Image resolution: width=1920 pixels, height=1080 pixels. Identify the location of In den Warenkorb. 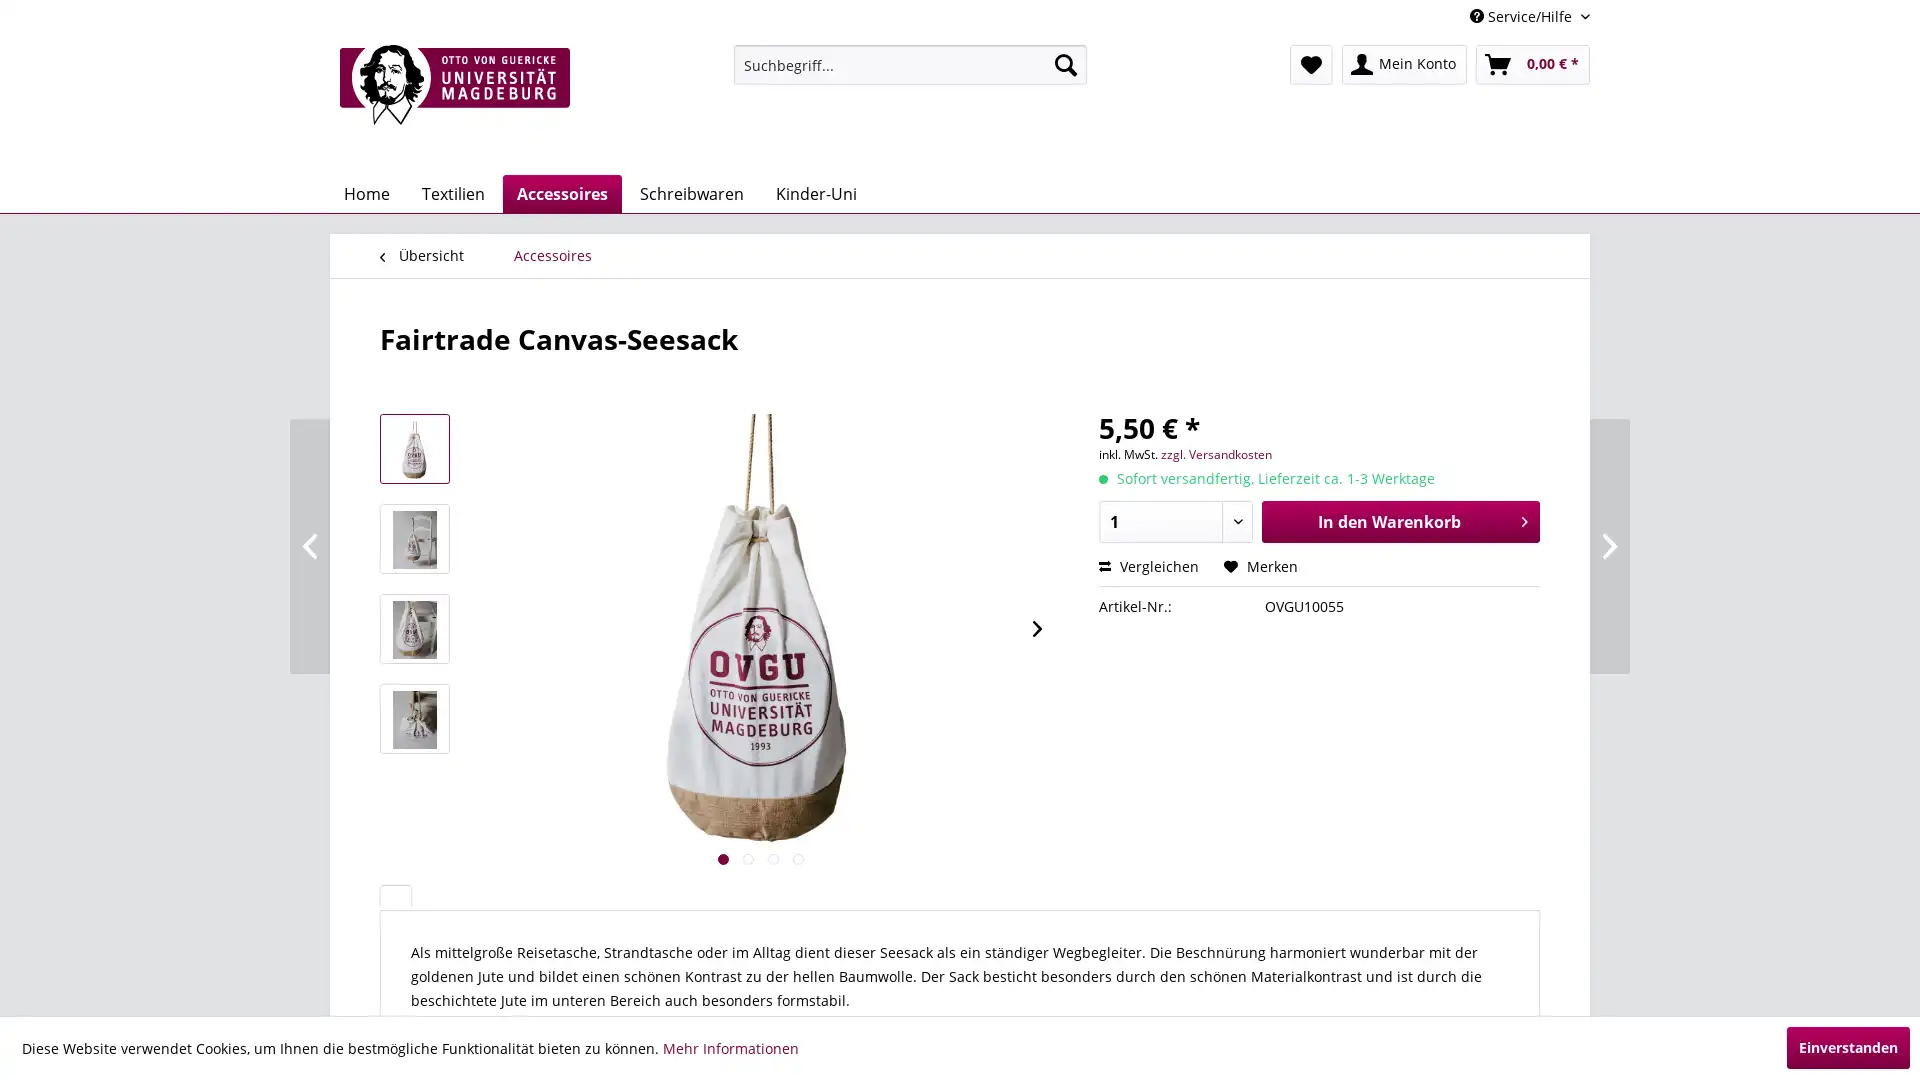
(1399, 520).